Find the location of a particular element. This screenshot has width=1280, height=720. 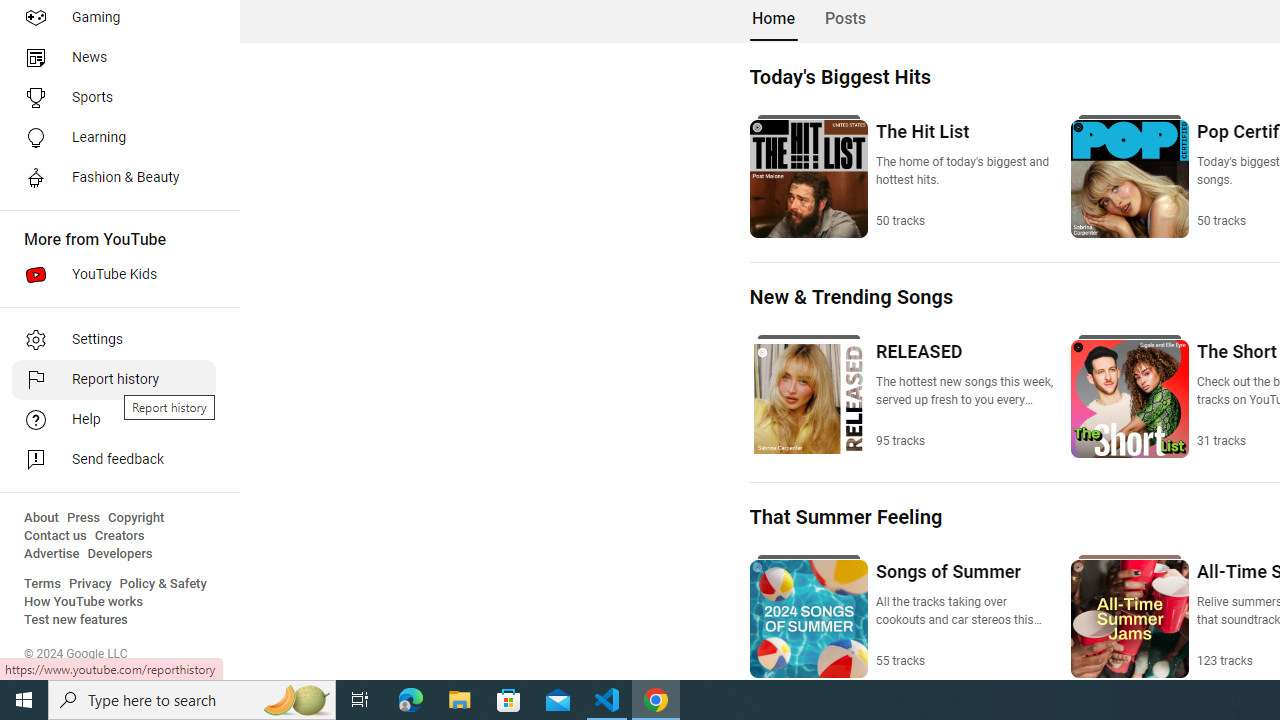

'New & Trending Songs' is located at coordinates (851, 297).